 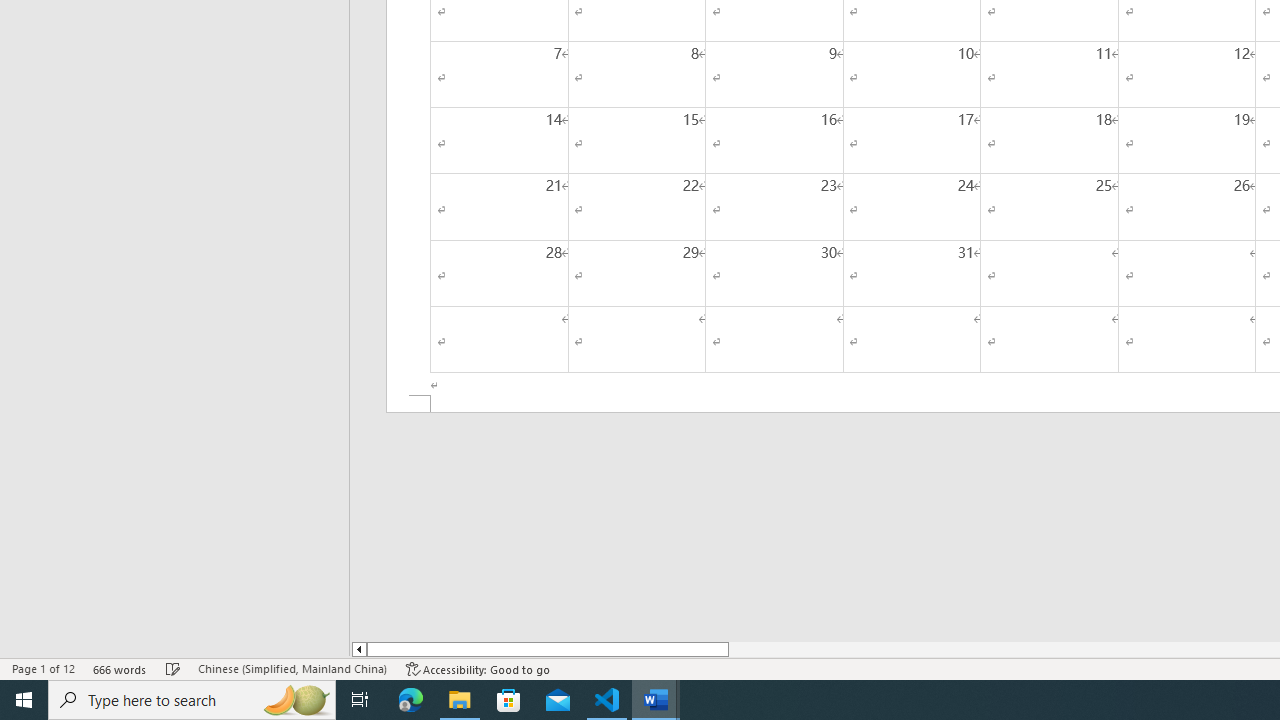 What do you see at coordinates (358, 649) in the screenshot?
I see `'Column left'` at bounding box center [358, 649].